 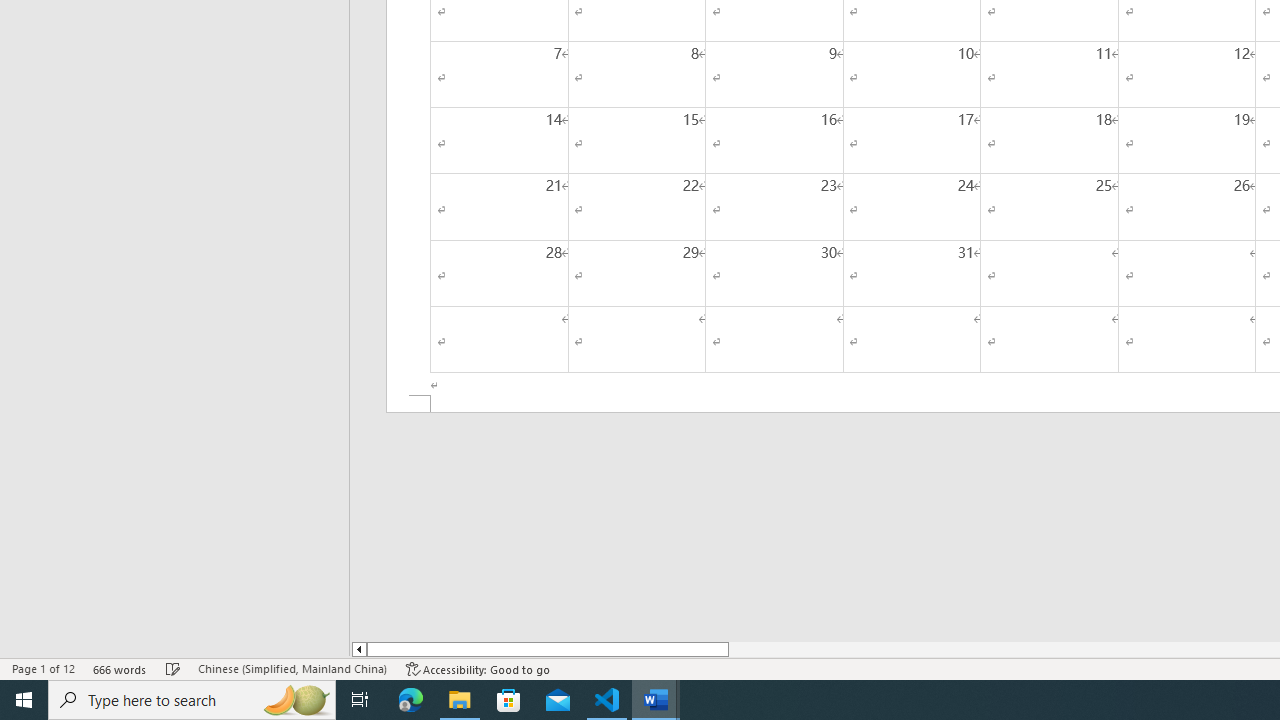 What do you see at coordinates (358, 649) in the screenshot?
I see `'Column left'` at bounding box center [358, 649].